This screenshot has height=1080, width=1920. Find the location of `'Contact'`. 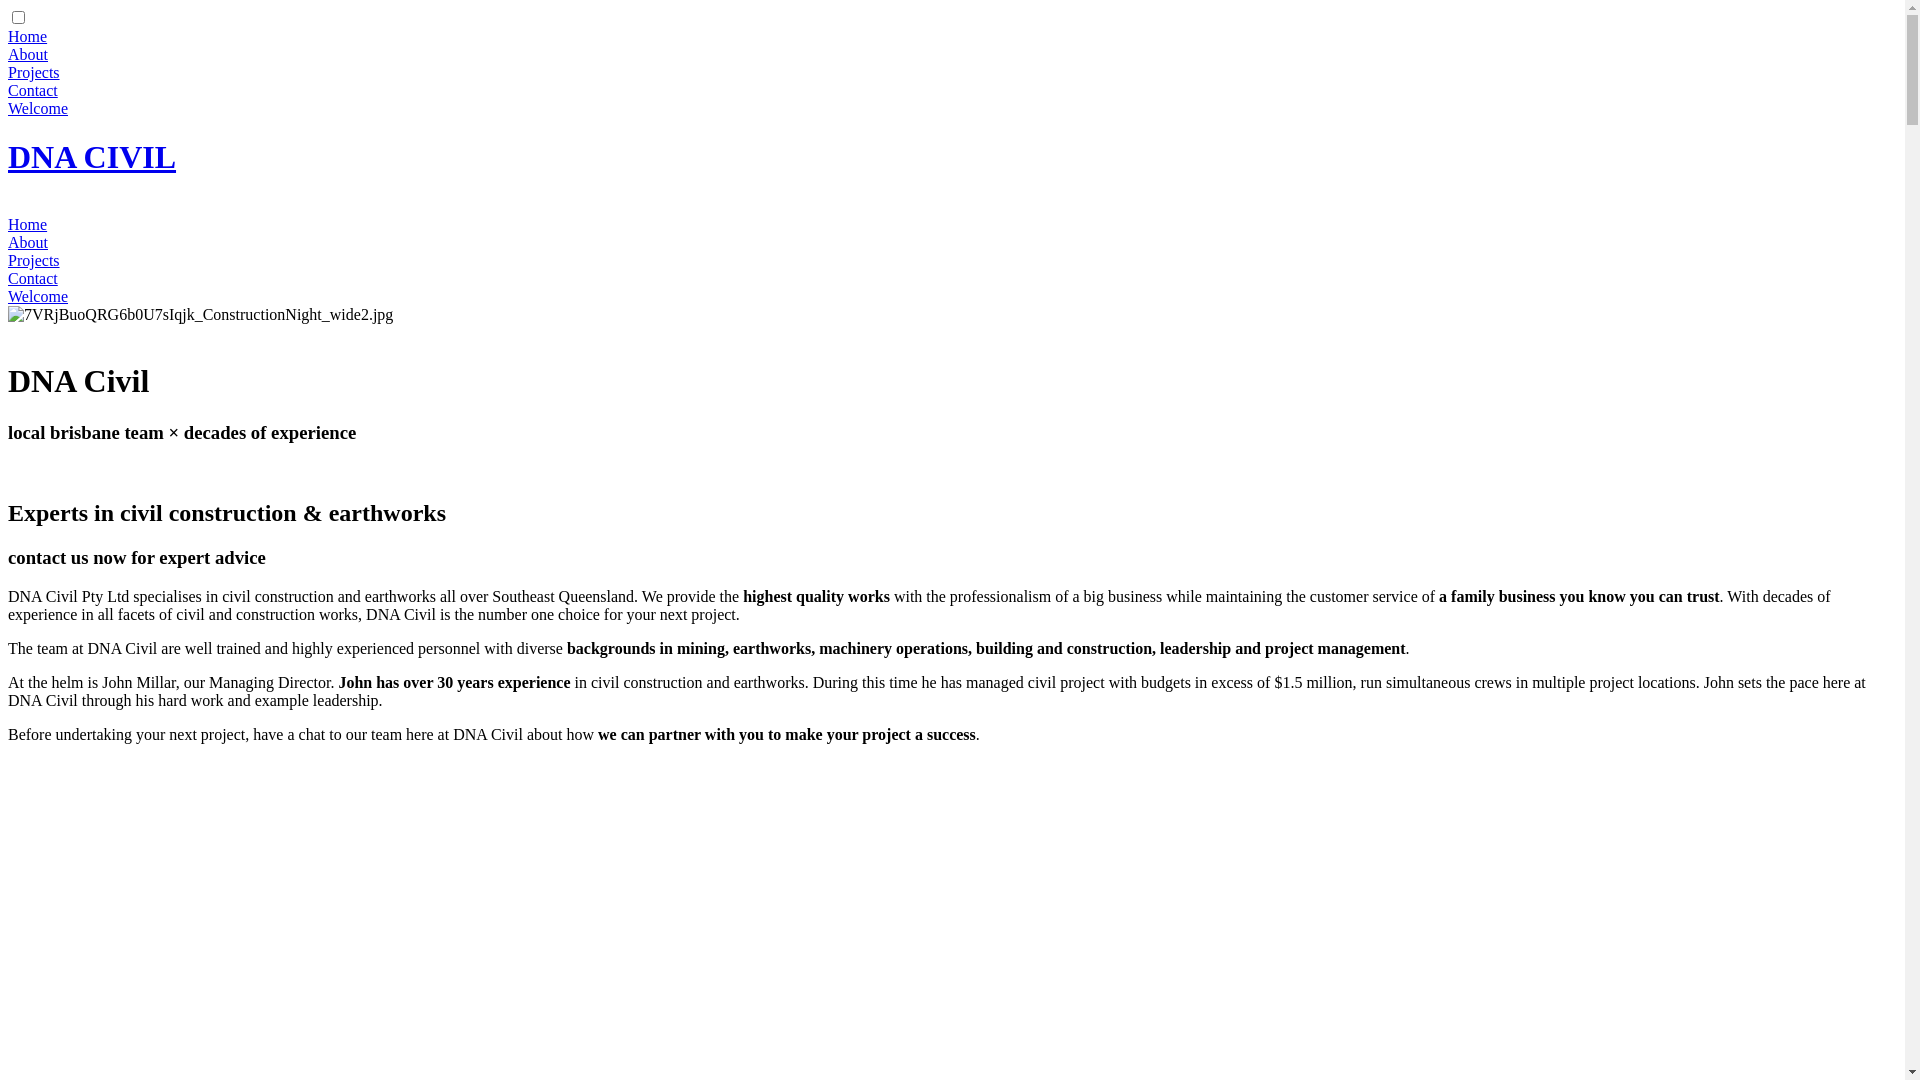

'Contact' is located at coordinates (33, 278).